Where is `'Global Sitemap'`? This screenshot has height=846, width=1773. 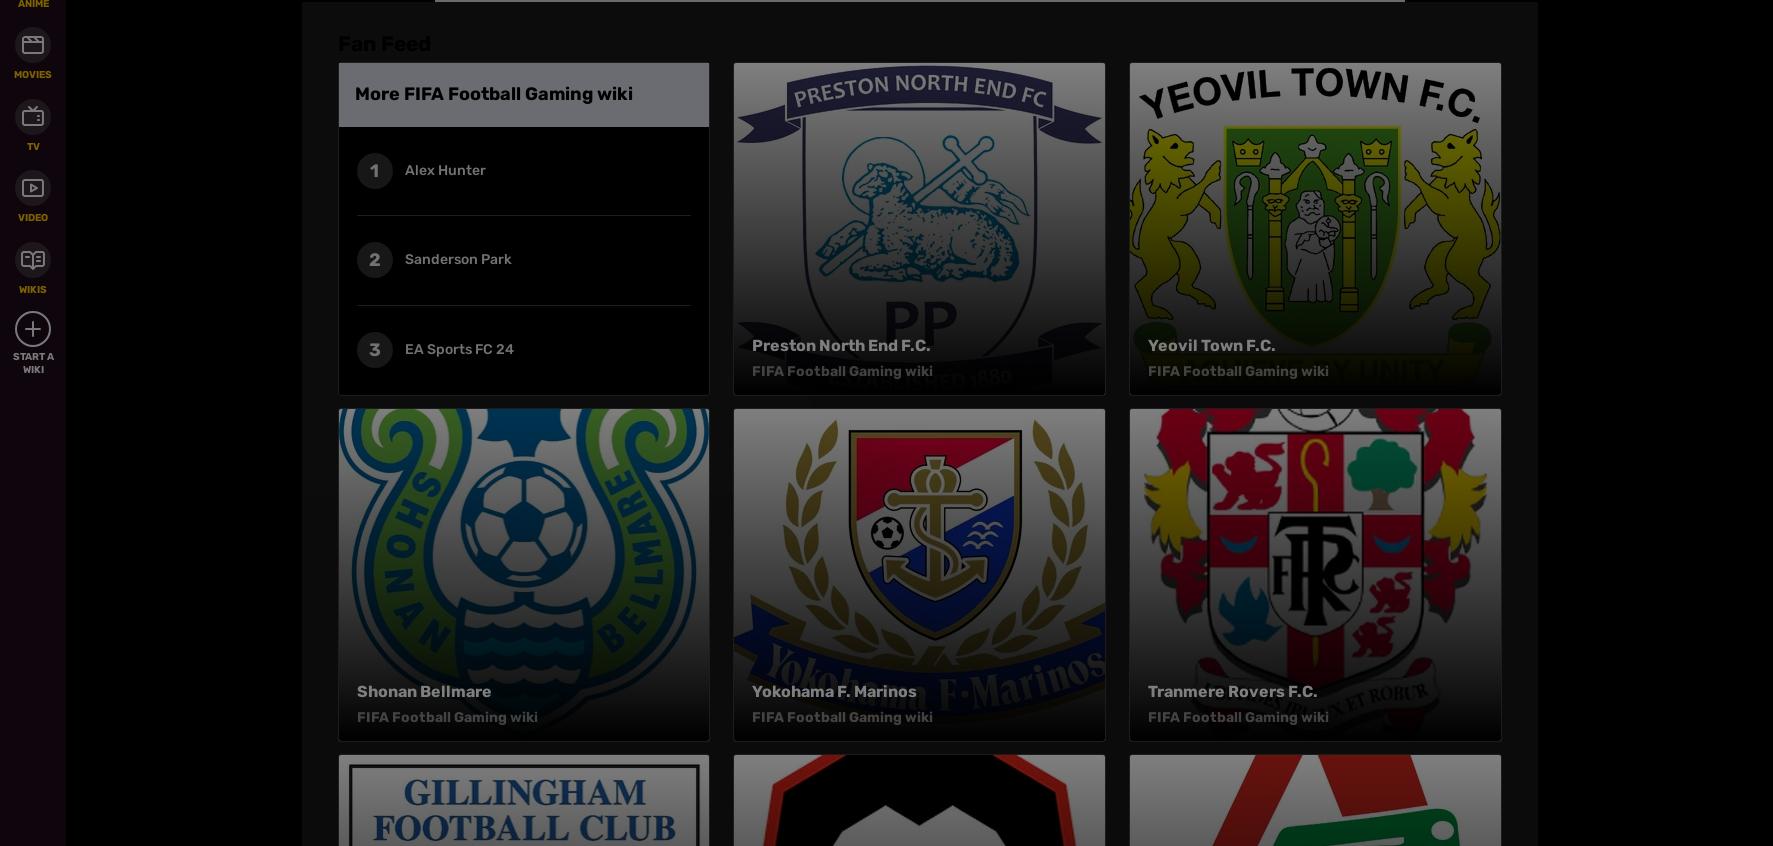
'Global Sitemap' is located at coordinates (726, 167).